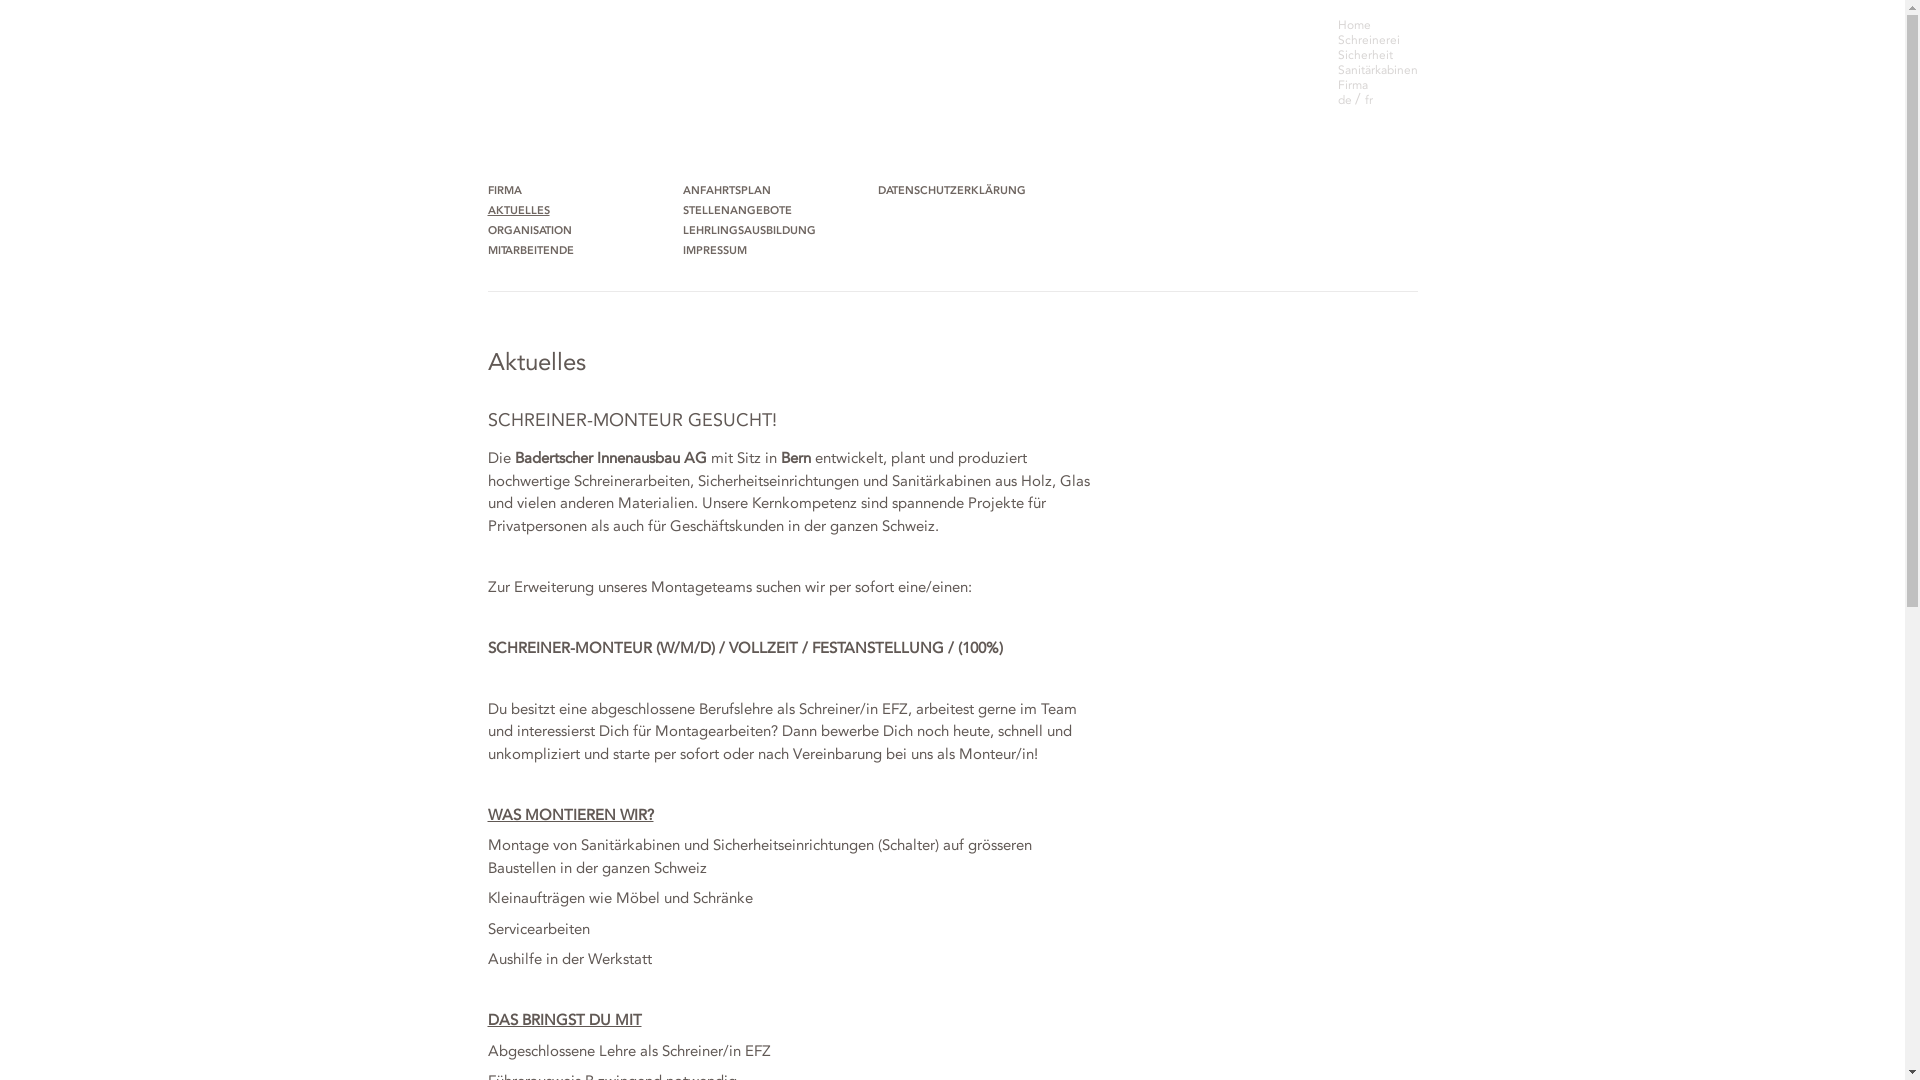  What do you see at coordinates (1346, 100) in the screenshot?
I see `'de'` at bounding box center [1346, 100].